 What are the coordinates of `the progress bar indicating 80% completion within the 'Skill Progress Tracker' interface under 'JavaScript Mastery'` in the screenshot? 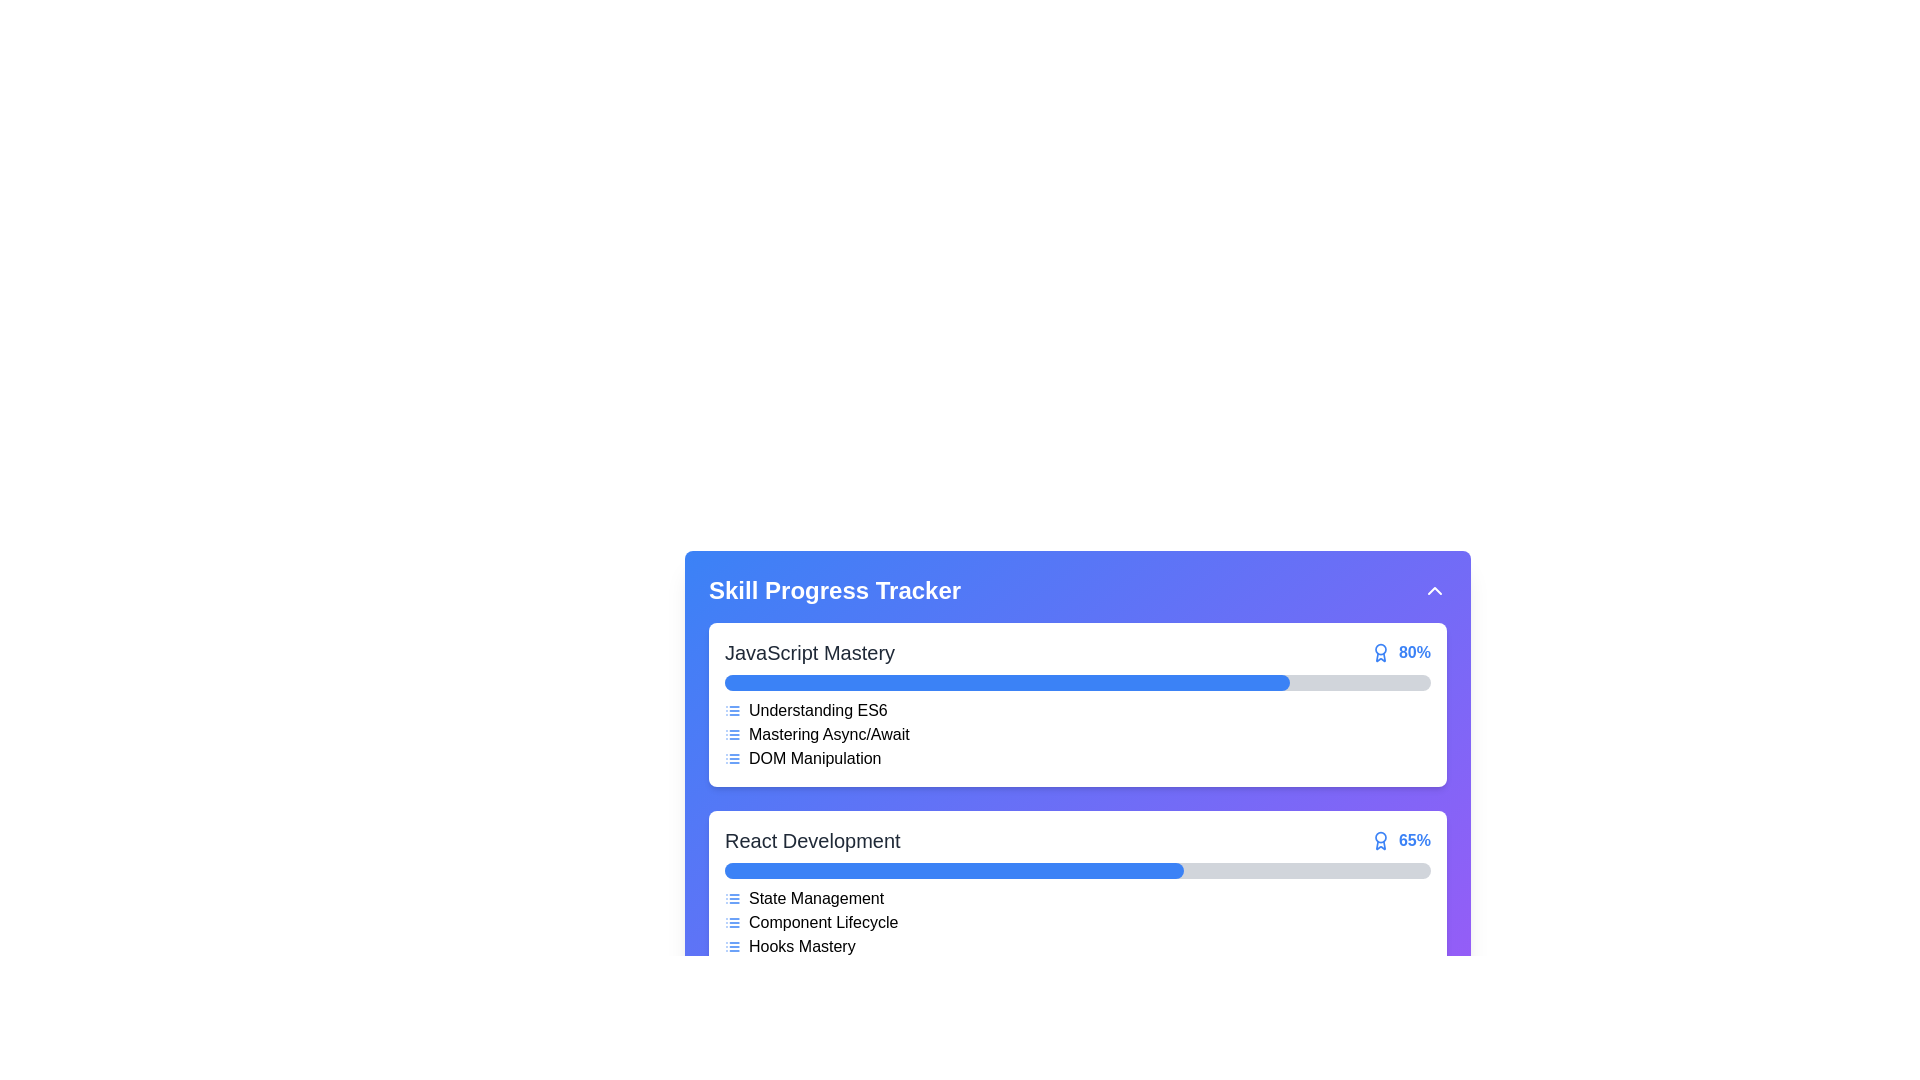 It's located at (1077, 681).